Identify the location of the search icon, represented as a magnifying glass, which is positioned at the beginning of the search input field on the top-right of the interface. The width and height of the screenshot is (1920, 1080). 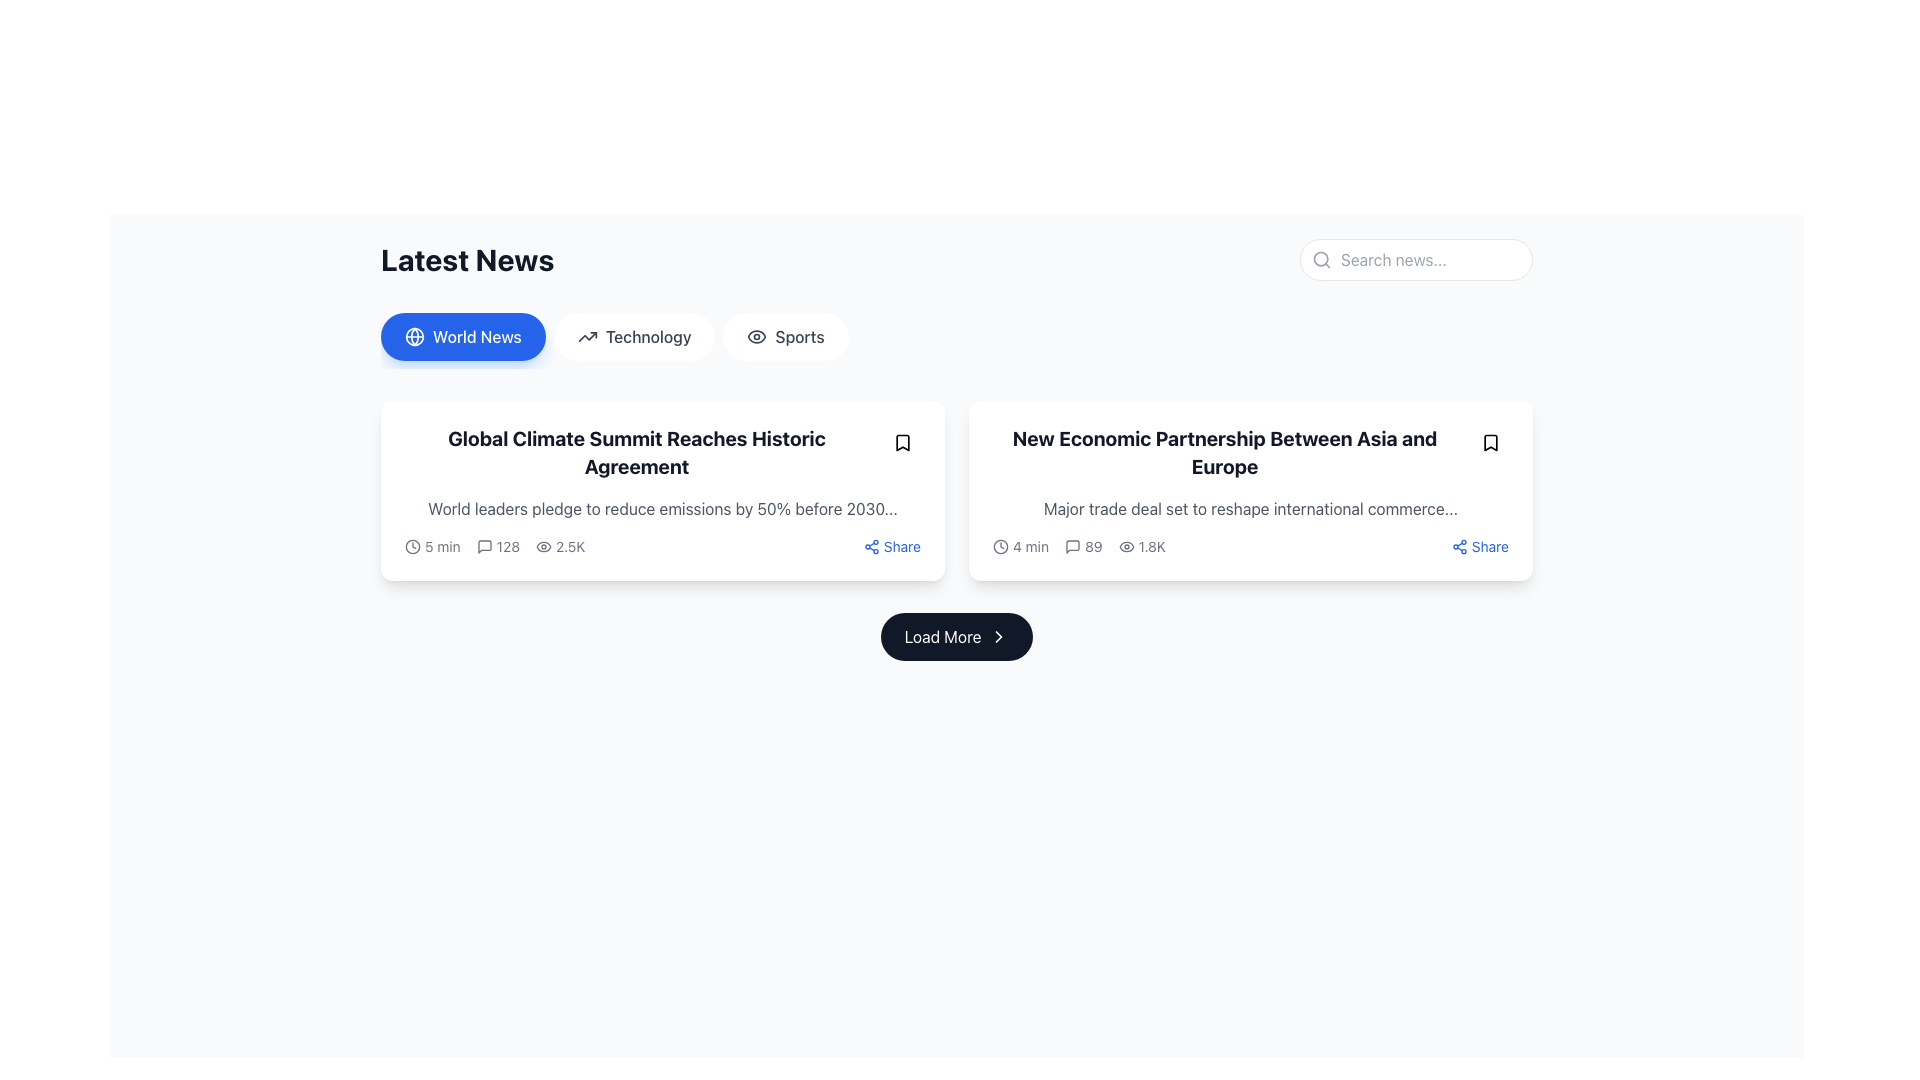
(1321, 258).